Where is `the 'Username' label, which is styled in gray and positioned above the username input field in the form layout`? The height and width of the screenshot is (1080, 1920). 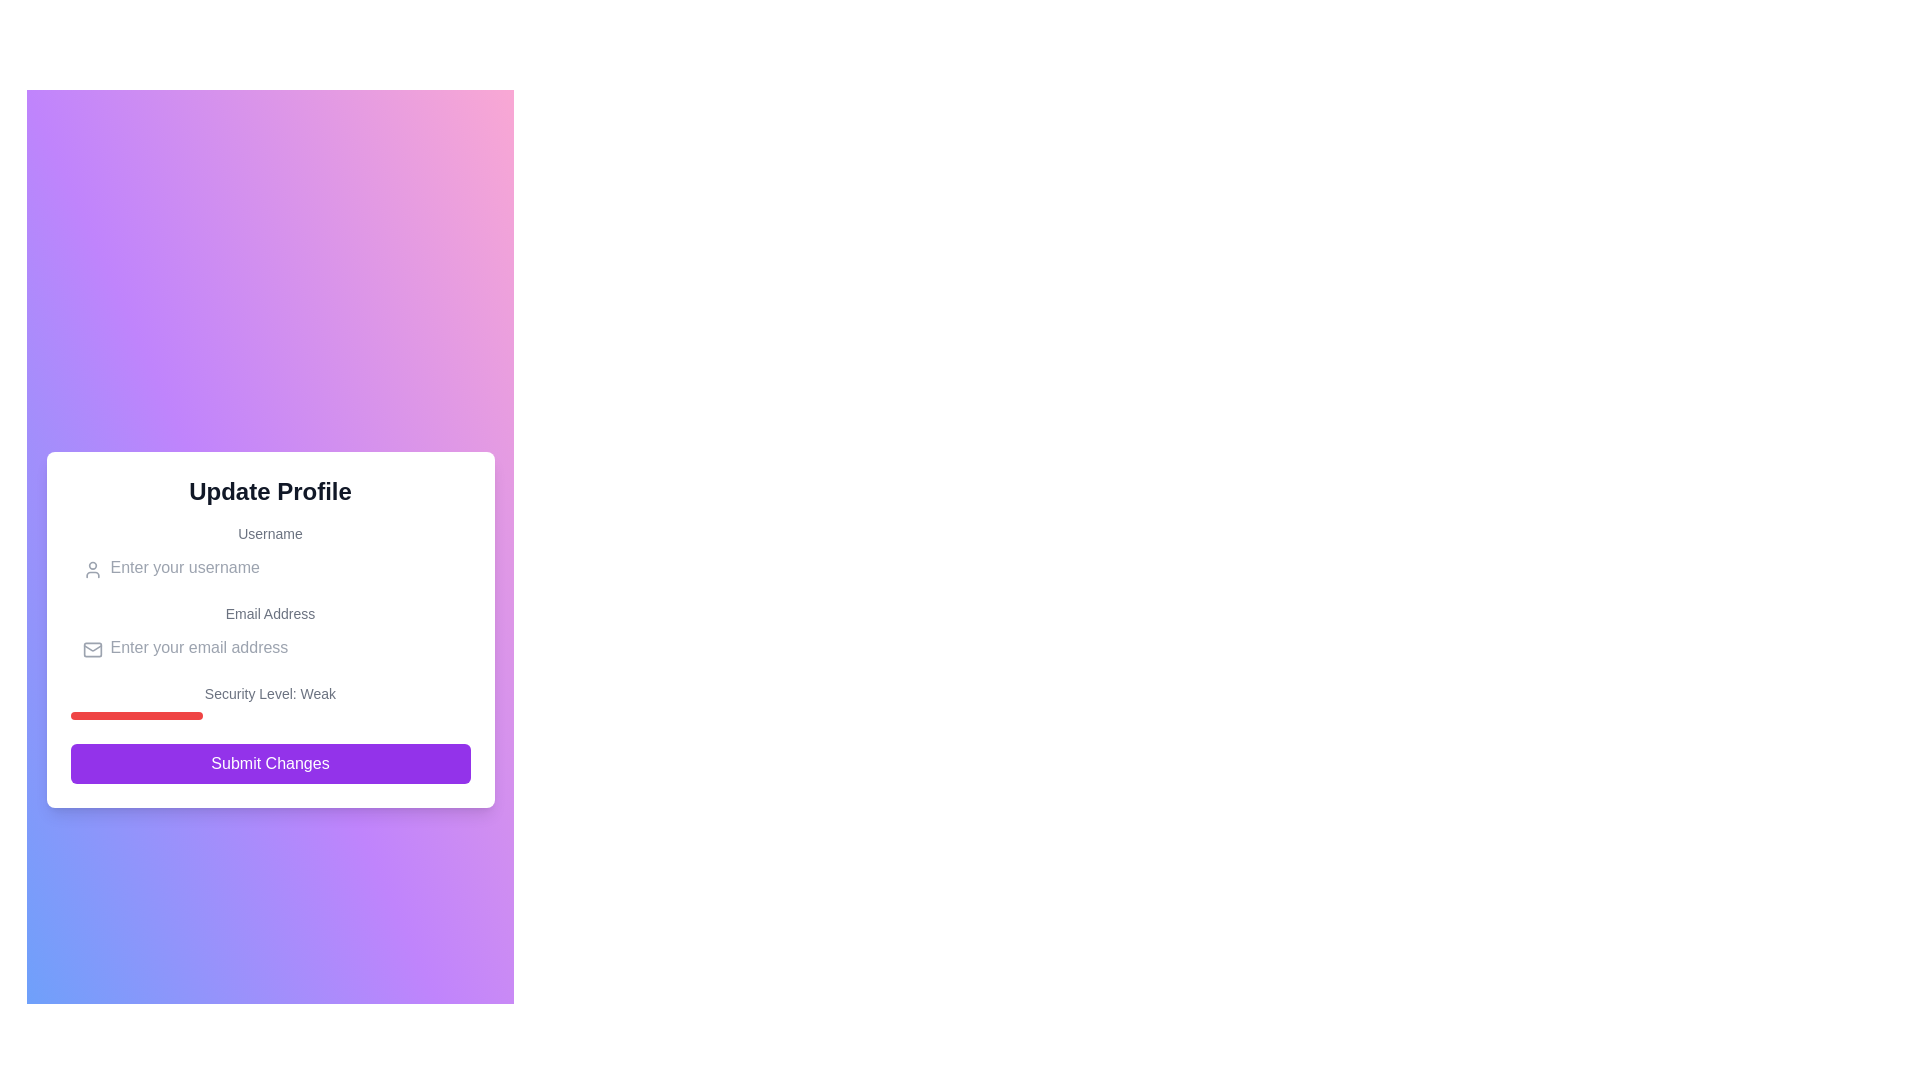
the 'Username' label, which is styled in gray and positioned above the username input field in the form layout is located at coordinates (269, 532).